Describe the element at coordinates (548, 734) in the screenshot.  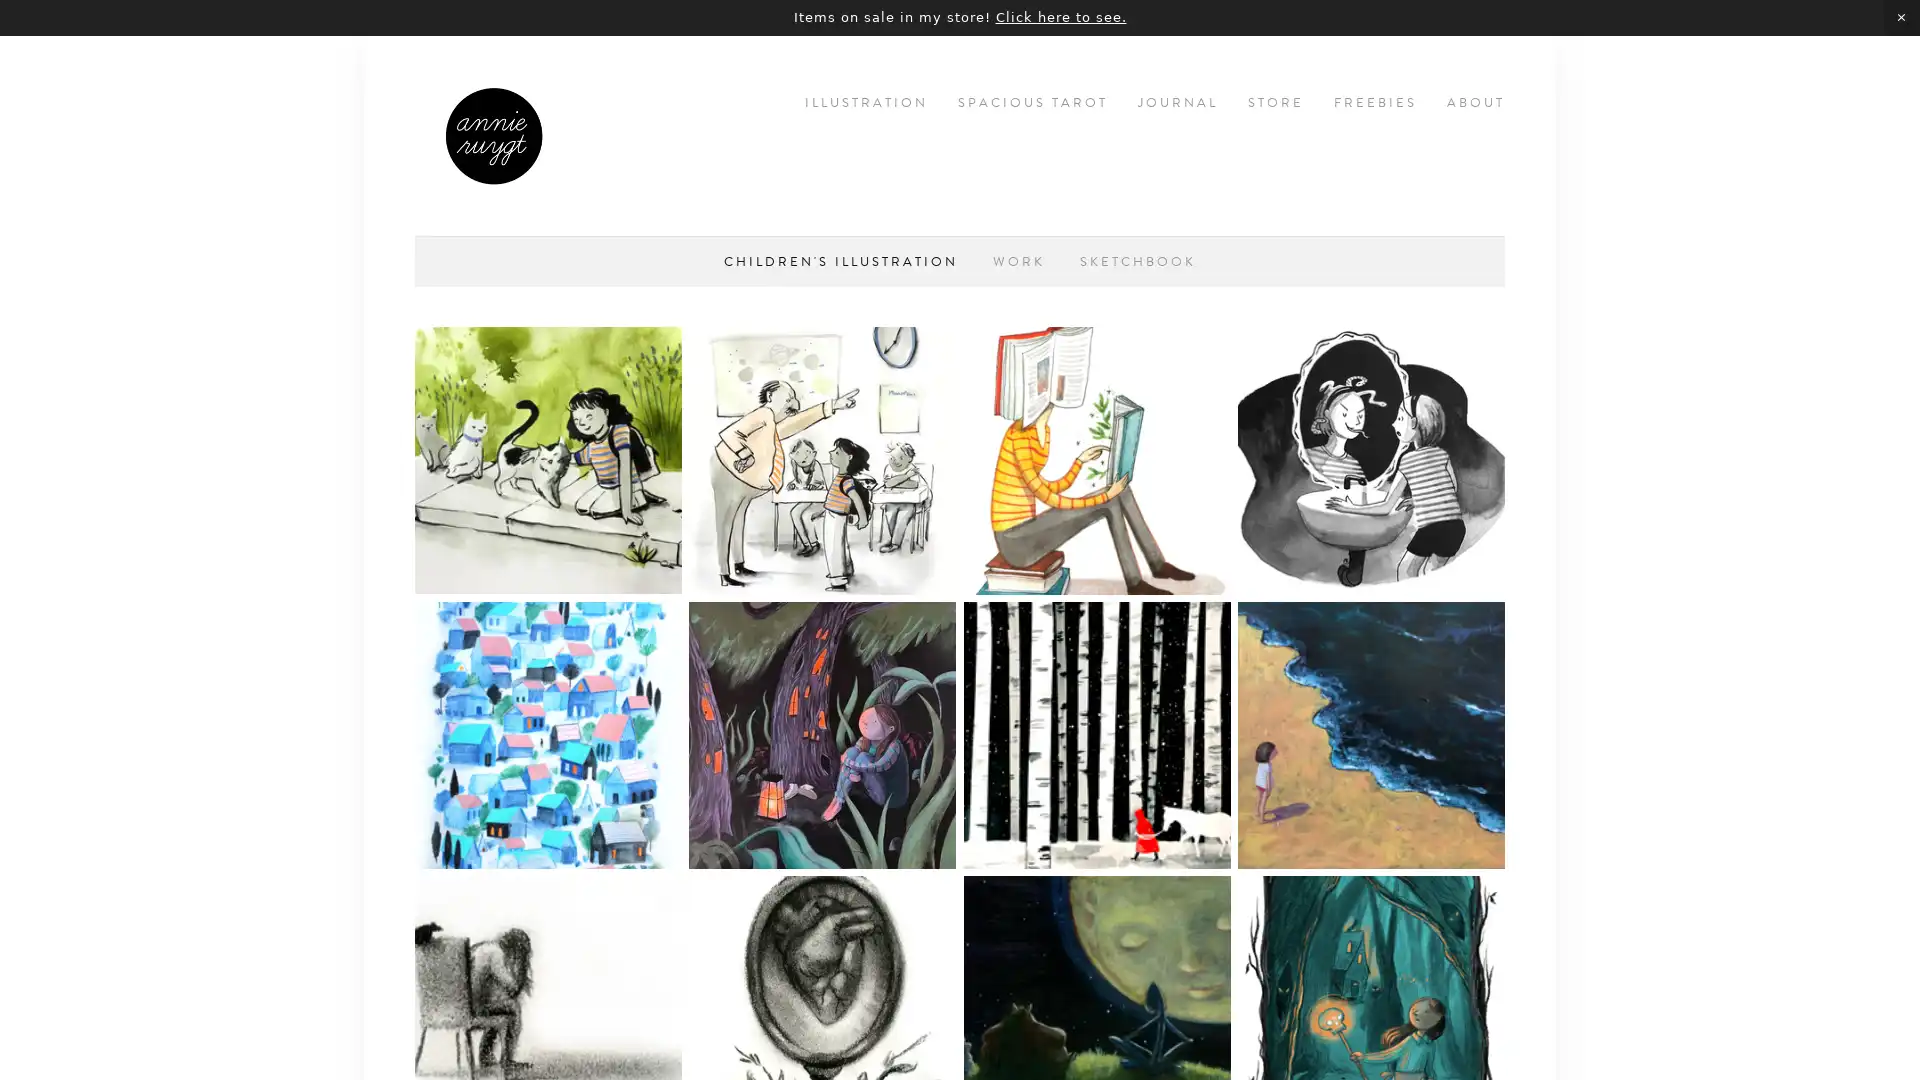
I see `View fullsize alone-2020-annie-ruygt .png` at that location.